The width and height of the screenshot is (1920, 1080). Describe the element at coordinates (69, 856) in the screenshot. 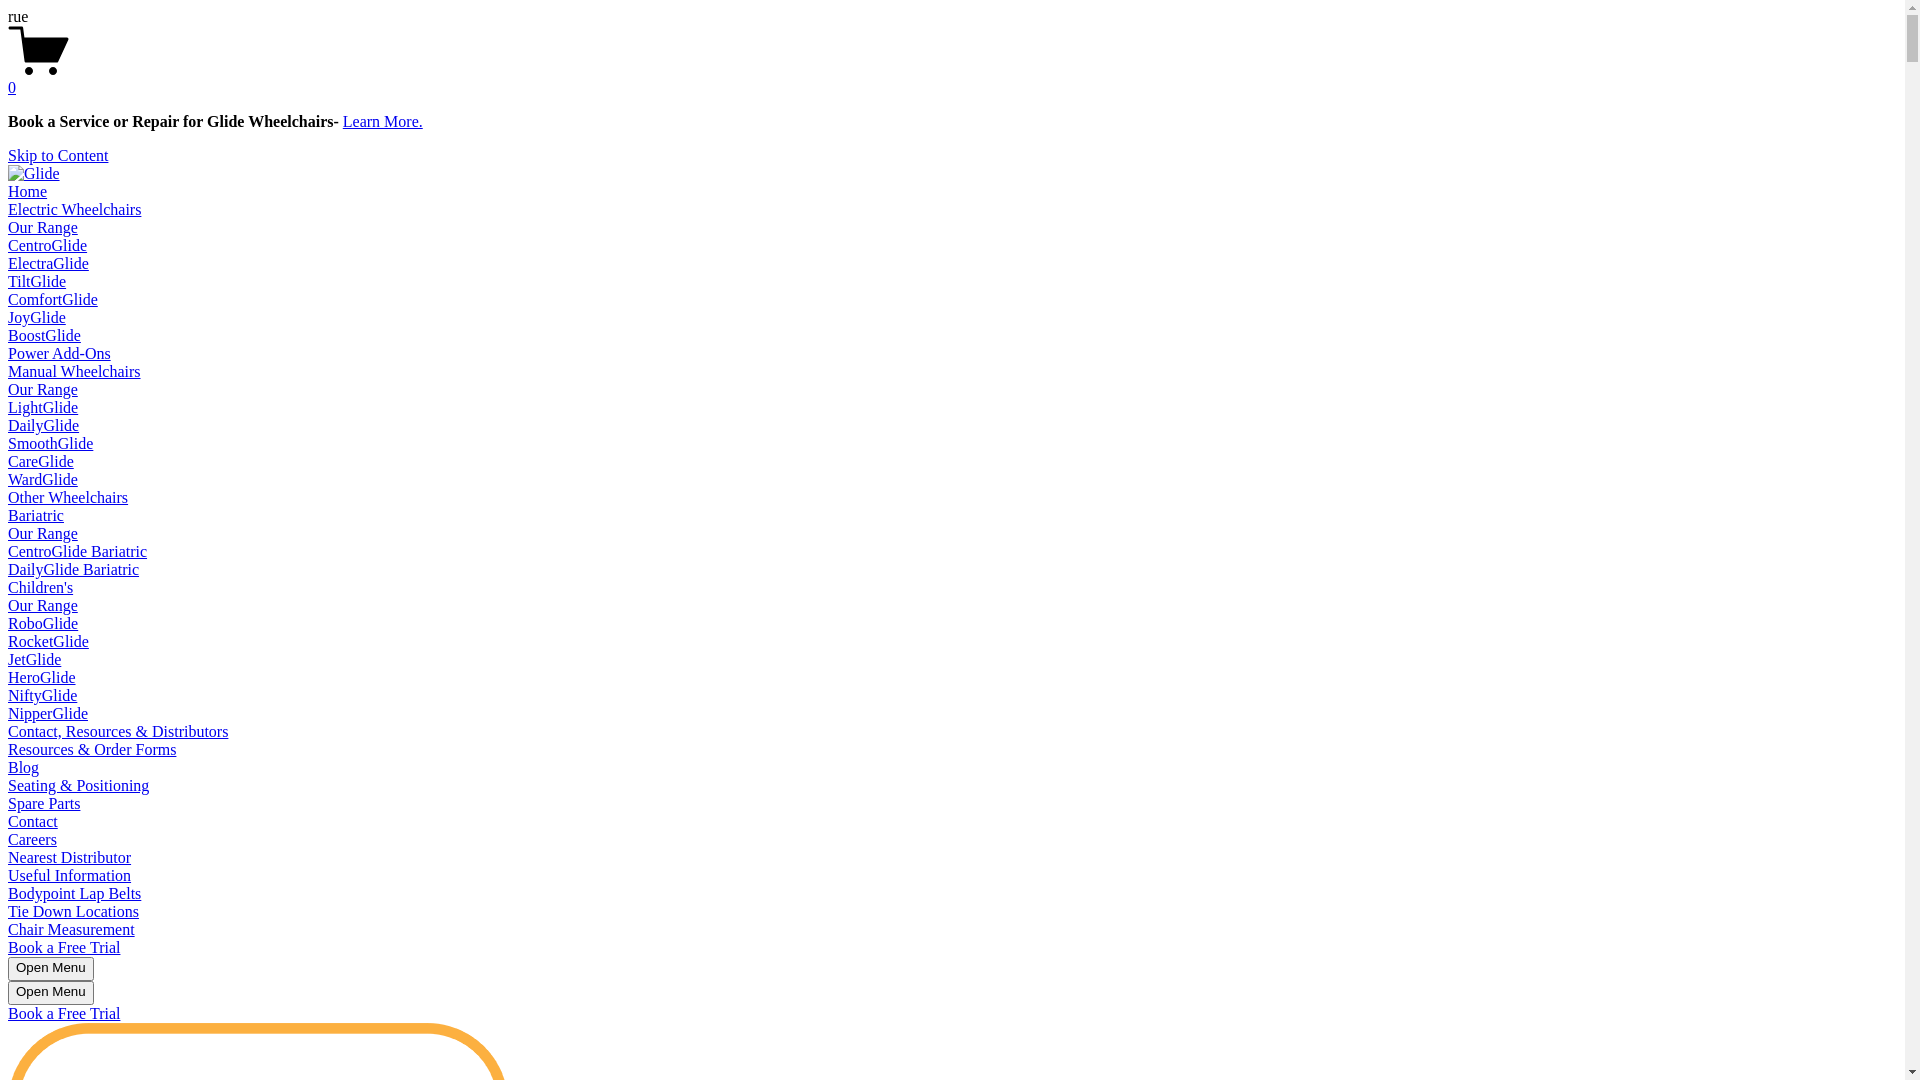

I see `'Nearest Distributor'` at that location.